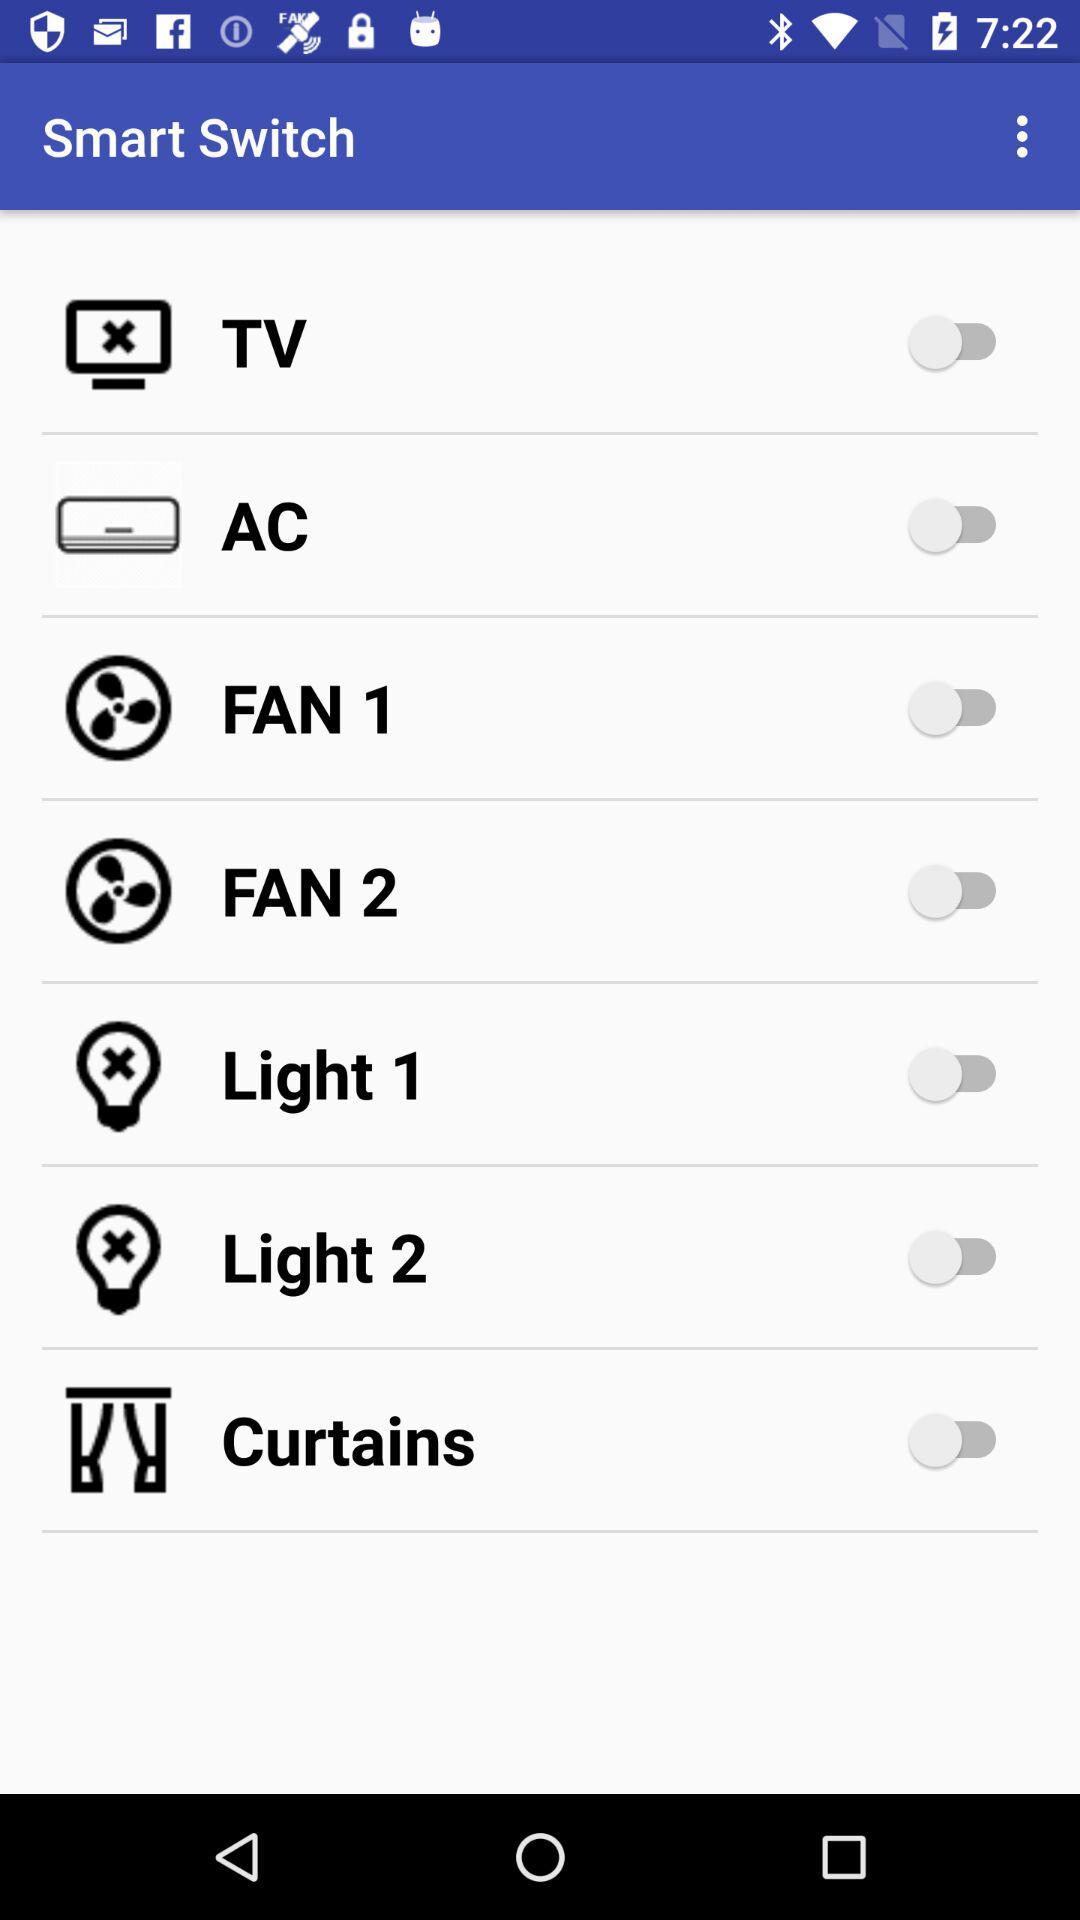 The width and height of the screenshot is (1080, 1920). What do you see at coordinates (961, 1256) in the screenshot?
I see `switch on lightt 2` at bounding box center [961, 1256].